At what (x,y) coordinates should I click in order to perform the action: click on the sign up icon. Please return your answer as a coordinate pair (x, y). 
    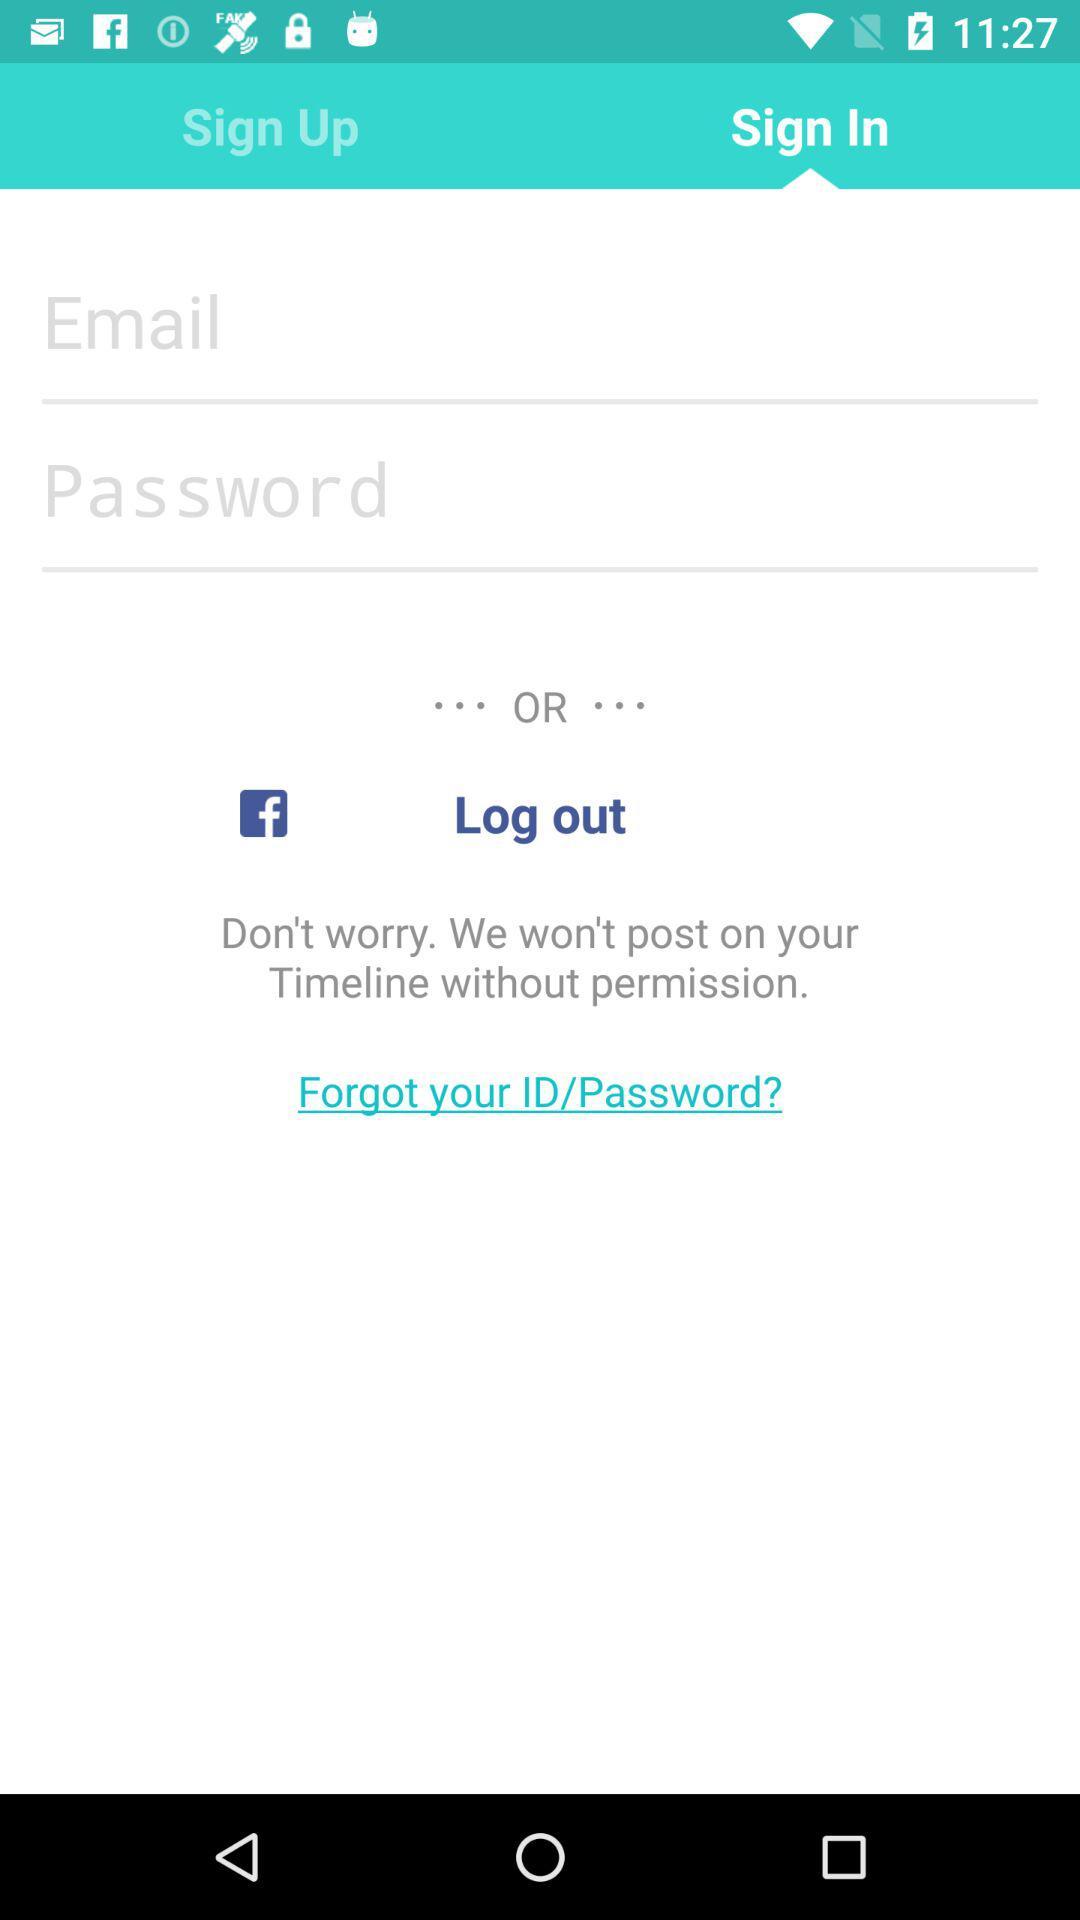
    Looking at the image, I should click on (270, 124).